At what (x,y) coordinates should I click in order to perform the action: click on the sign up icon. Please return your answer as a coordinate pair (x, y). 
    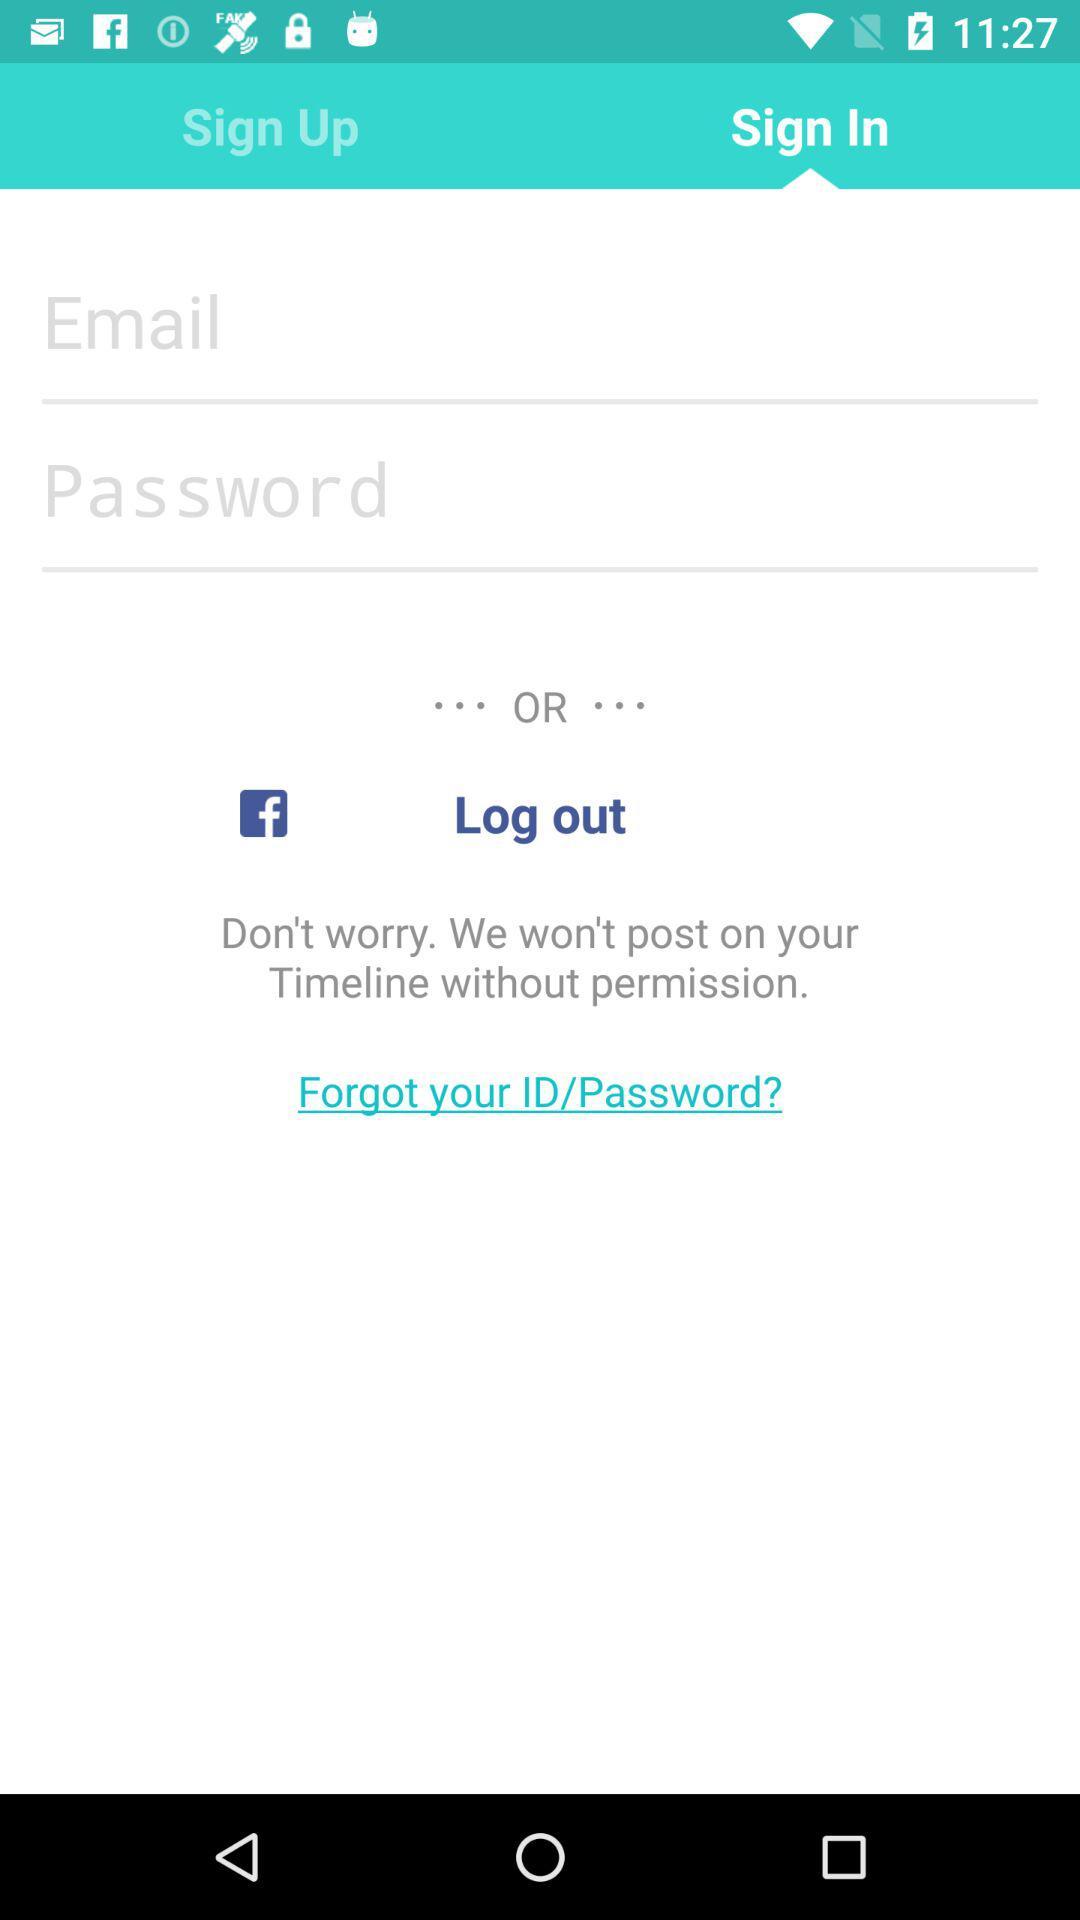
    Looking at the image, I should click on (270, 124).